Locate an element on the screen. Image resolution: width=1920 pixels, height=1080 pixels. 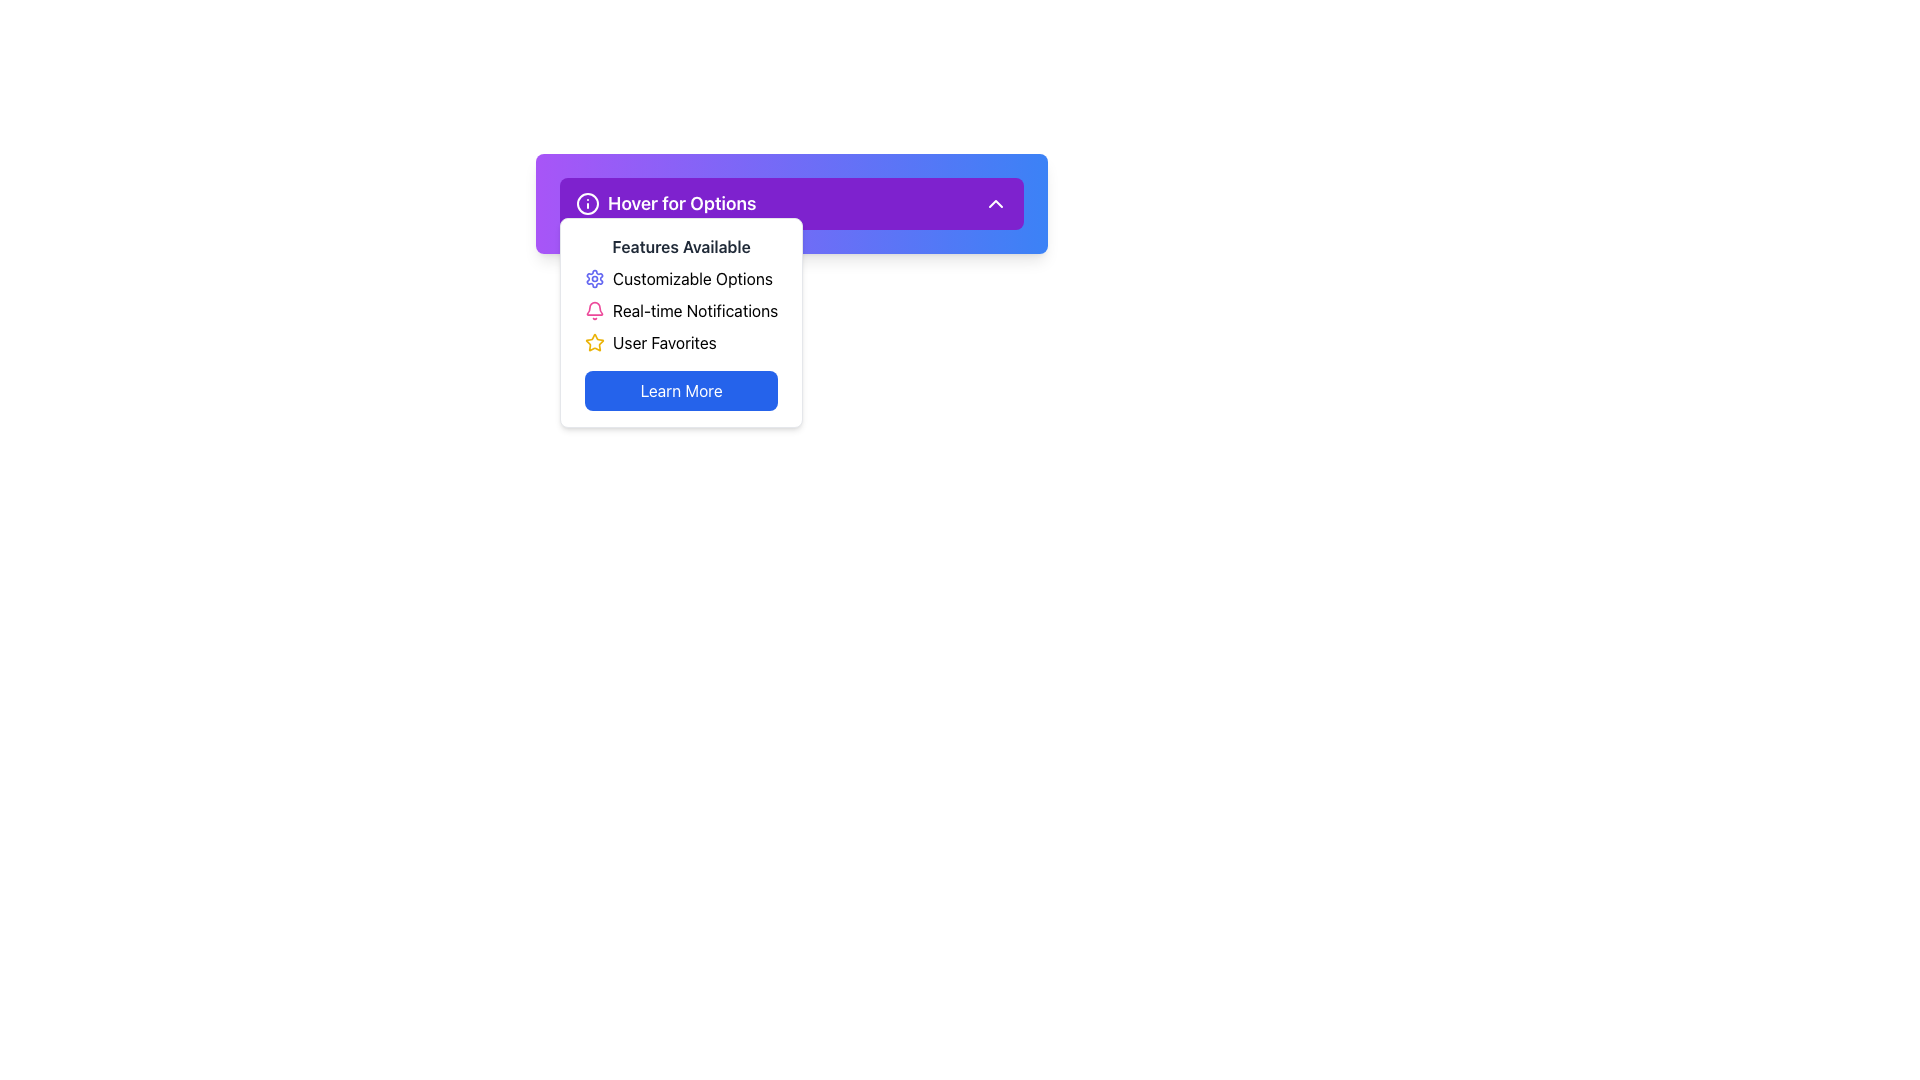
the 'User Favorites' option, which features a golden star icon and is located as the third item in the drop-down list under 'Features Available.' is located at coordinates (681, 342).